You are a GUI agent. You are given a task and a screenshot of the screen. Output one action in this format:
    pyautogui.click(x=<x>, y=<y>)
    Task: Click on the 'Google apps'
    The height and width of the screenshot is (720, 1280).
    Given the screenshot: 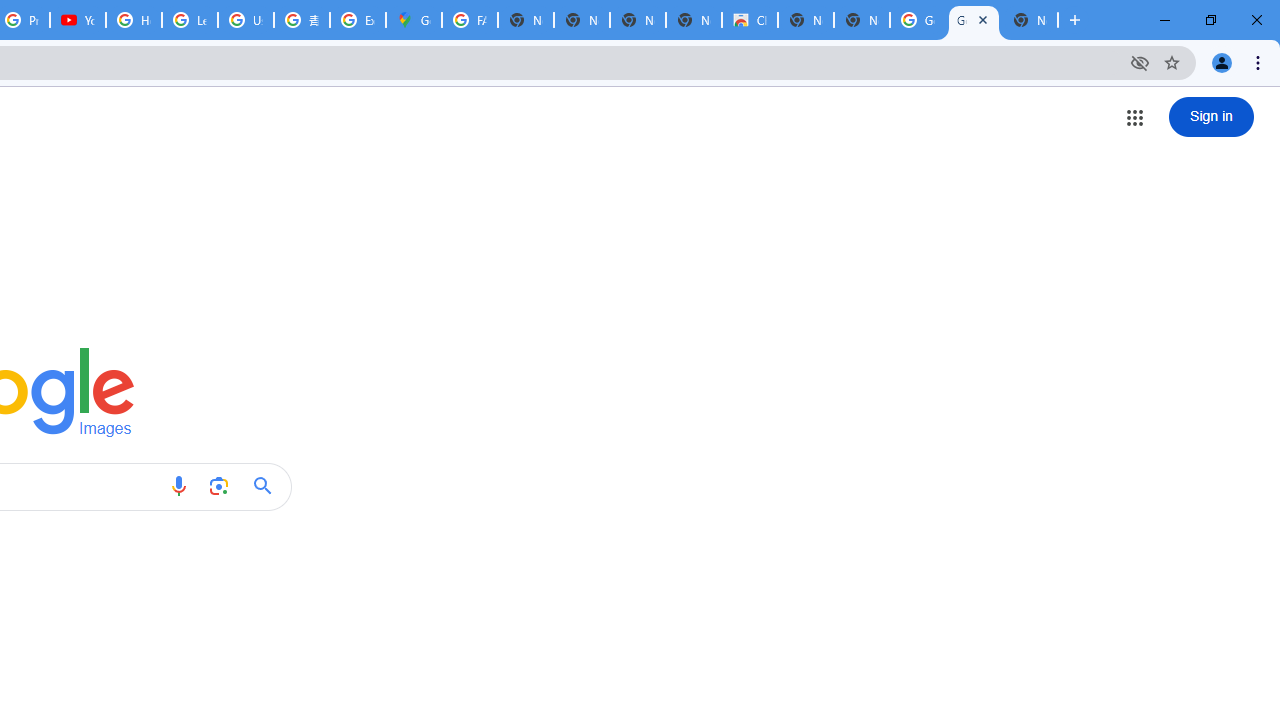 What is the action you would take?
    pyautogui.click(x=1134, y=117)
    